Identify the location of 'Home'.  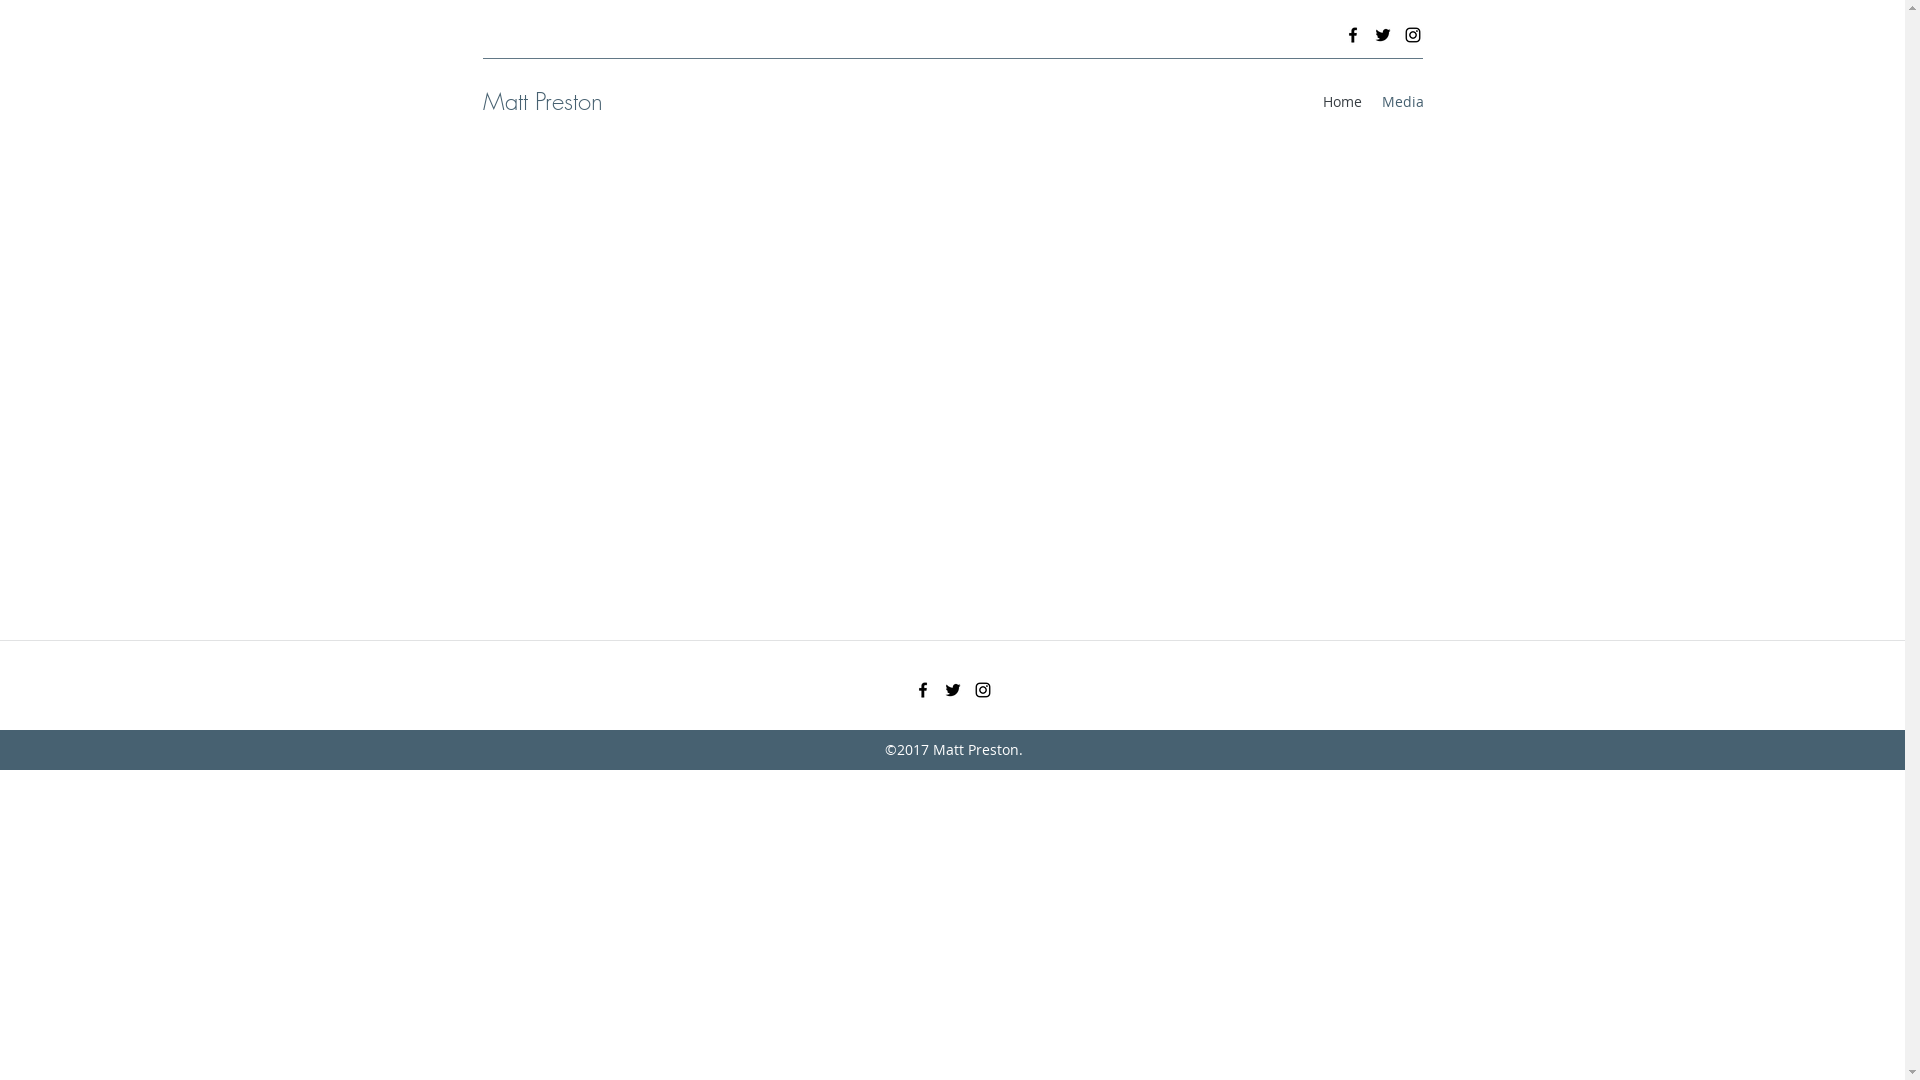
(1341, 101).